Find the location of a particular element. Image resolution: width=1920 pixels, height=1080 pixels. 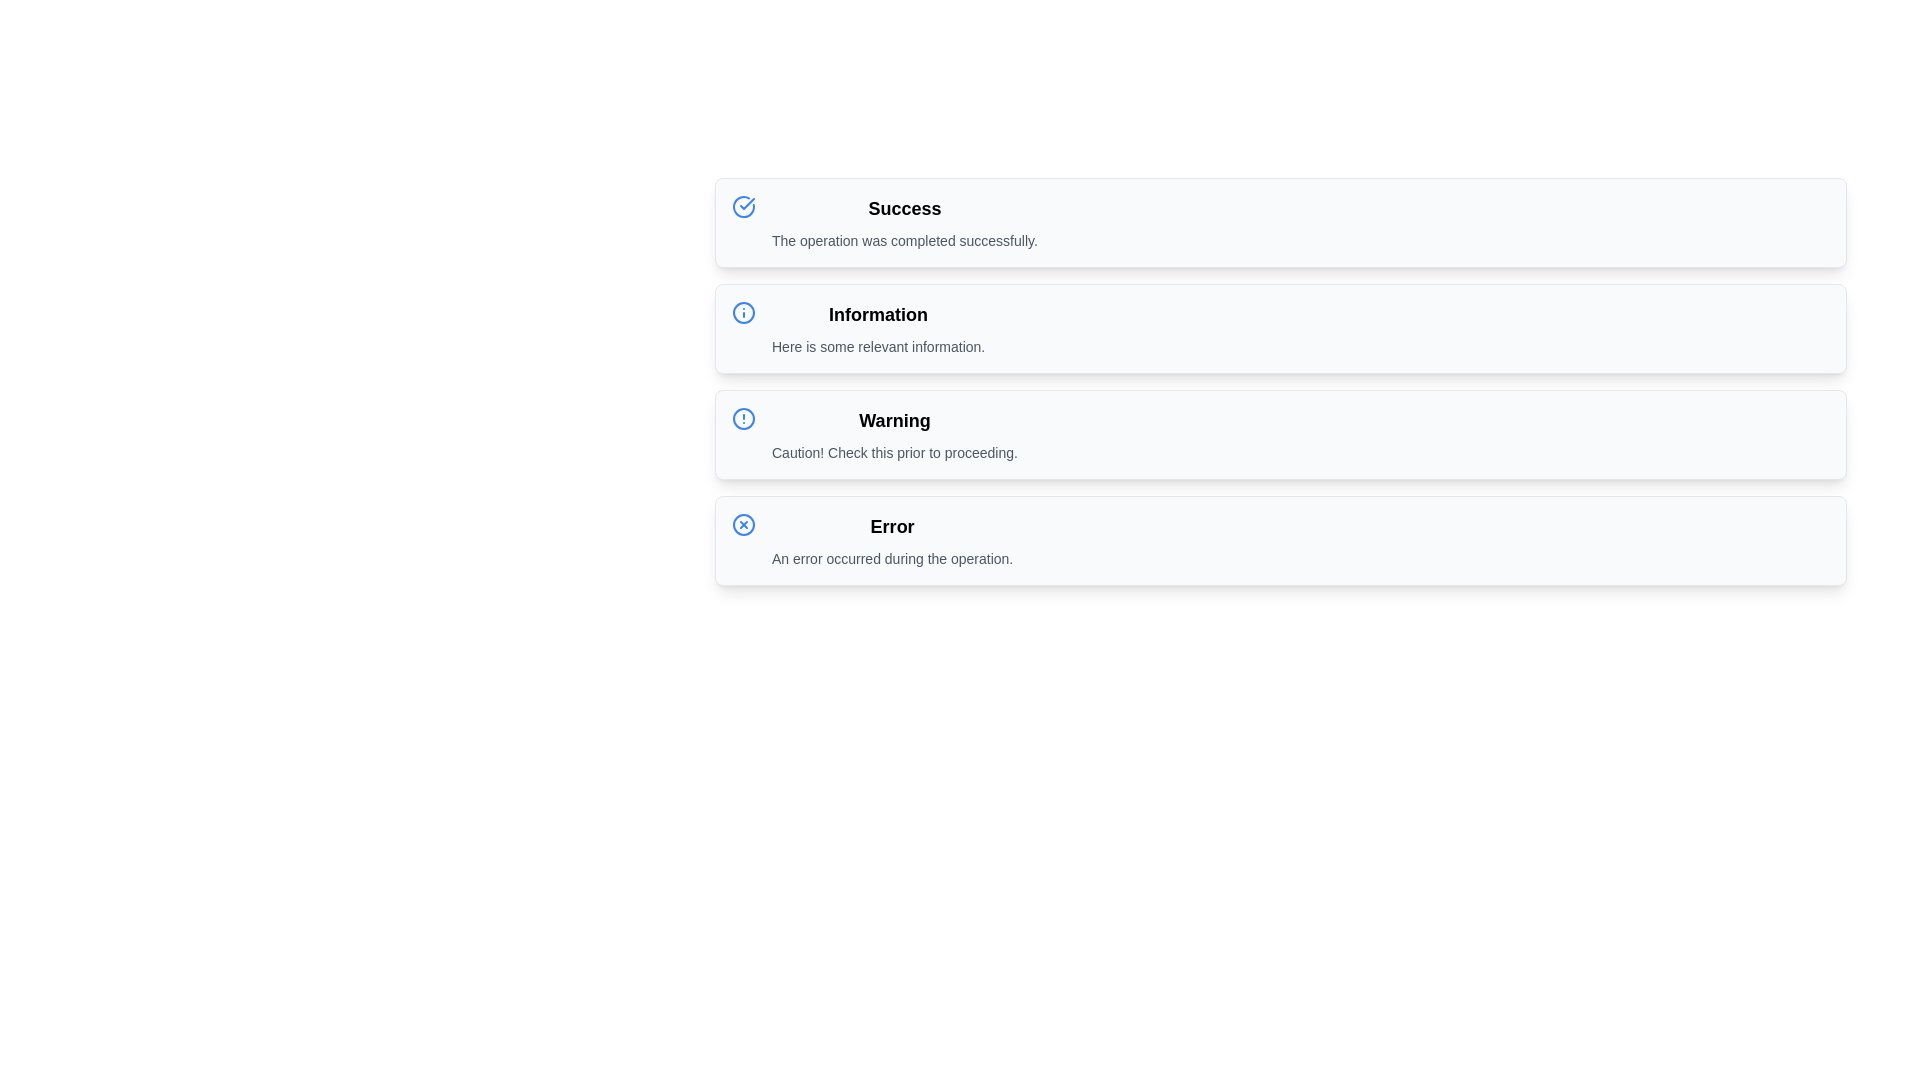

the Notification Box that indicates a successful operation, positioned at the top of the list above Information, Warning, and Error elements is located at coordinates (1281, 223).